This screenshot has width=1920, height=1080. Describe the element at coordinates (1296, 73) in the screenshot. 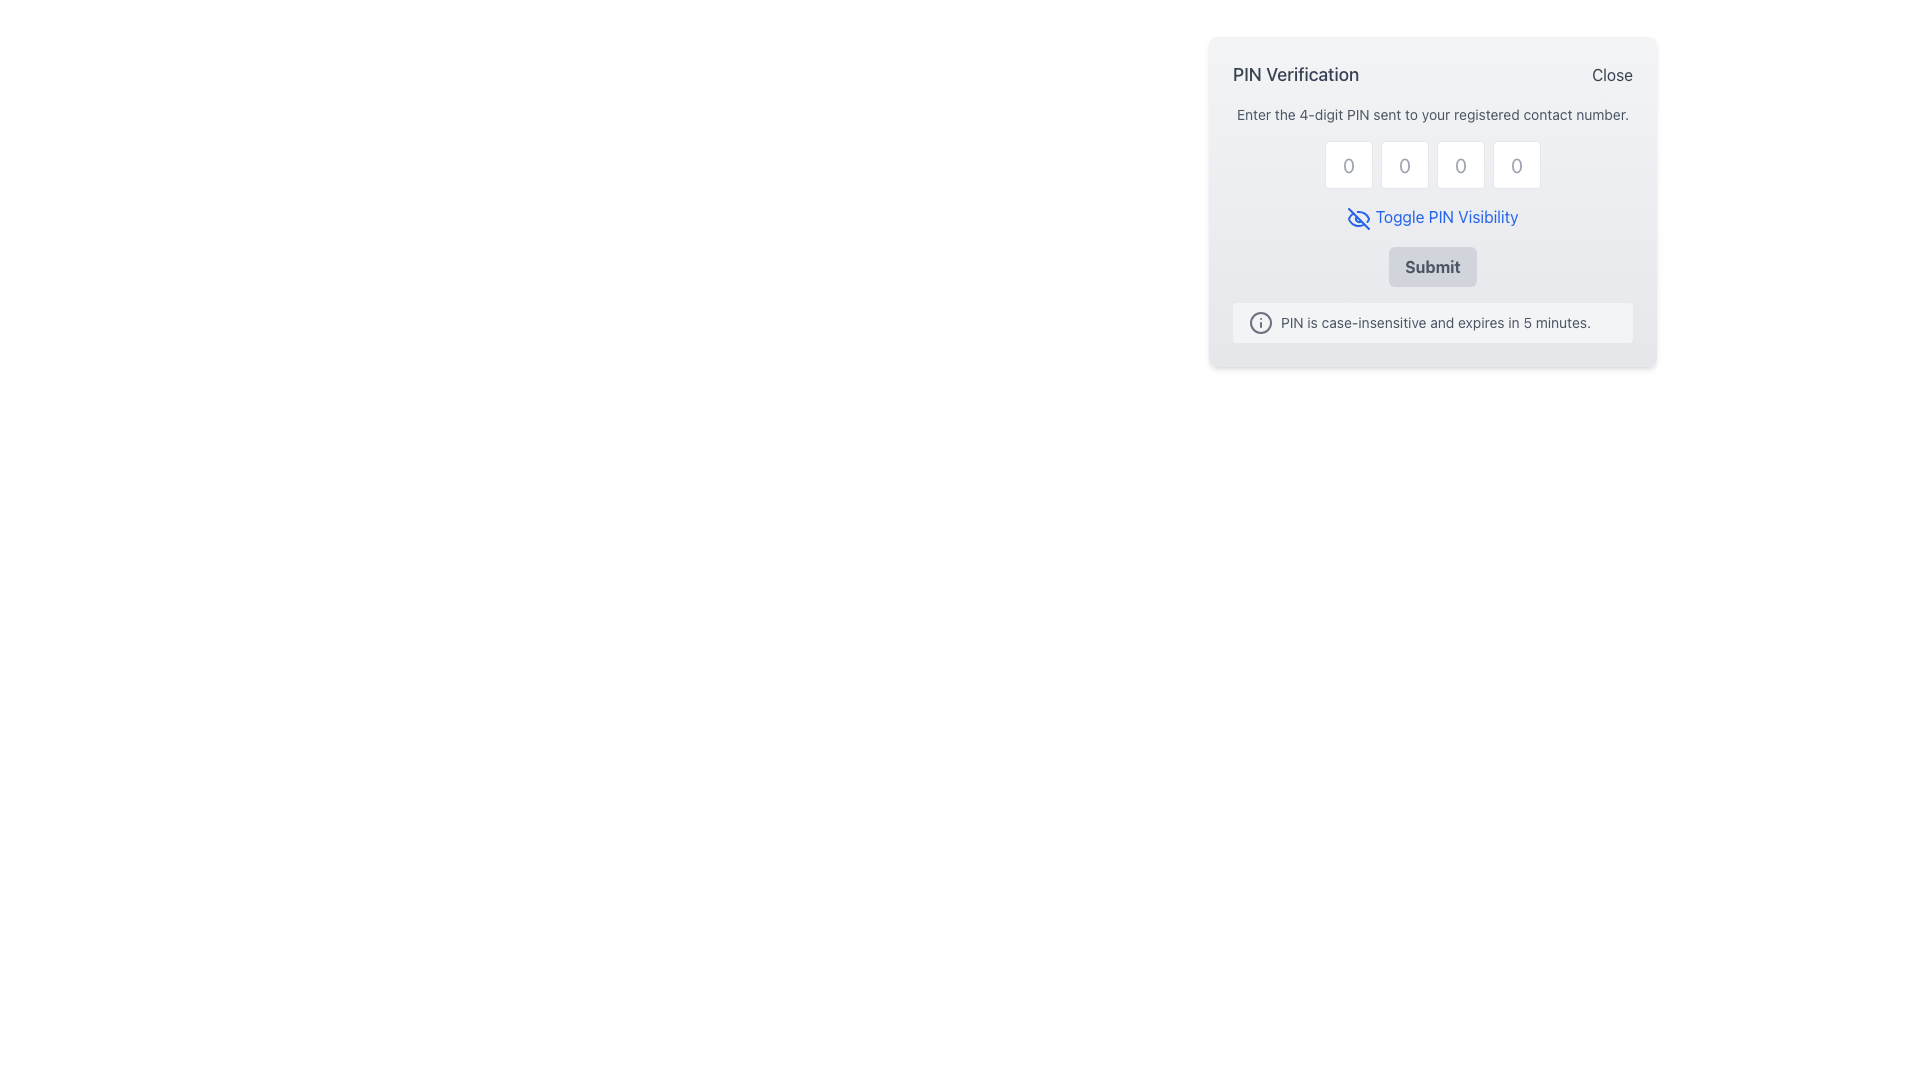

I see `text from the text block labeled 'PIN Verification' that is styled with a larger size and muted gray color, located at the top-left corner of a modal-like box` at that location.